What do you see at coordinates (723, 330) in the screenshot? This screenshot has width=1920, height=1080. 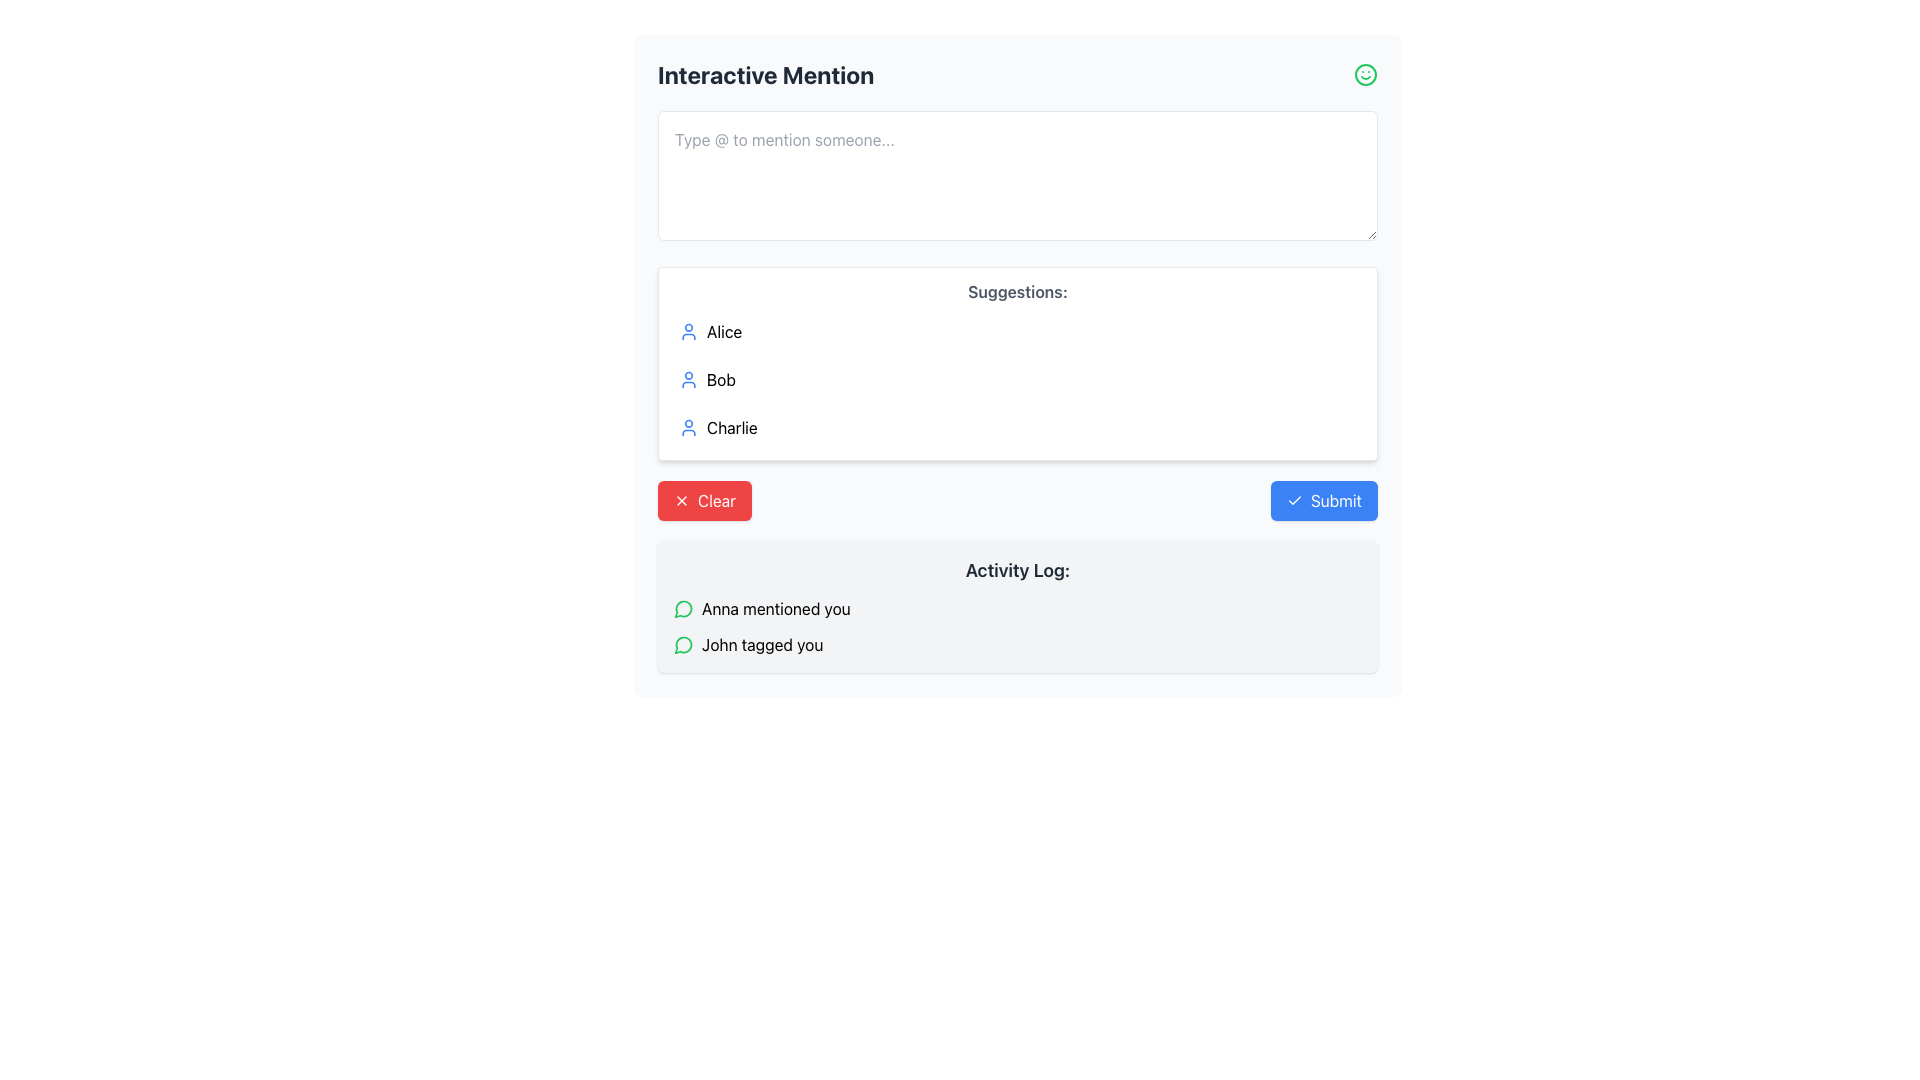 I see `the text label displaying the user name 'Alice'` at bounding box center [723, 330].